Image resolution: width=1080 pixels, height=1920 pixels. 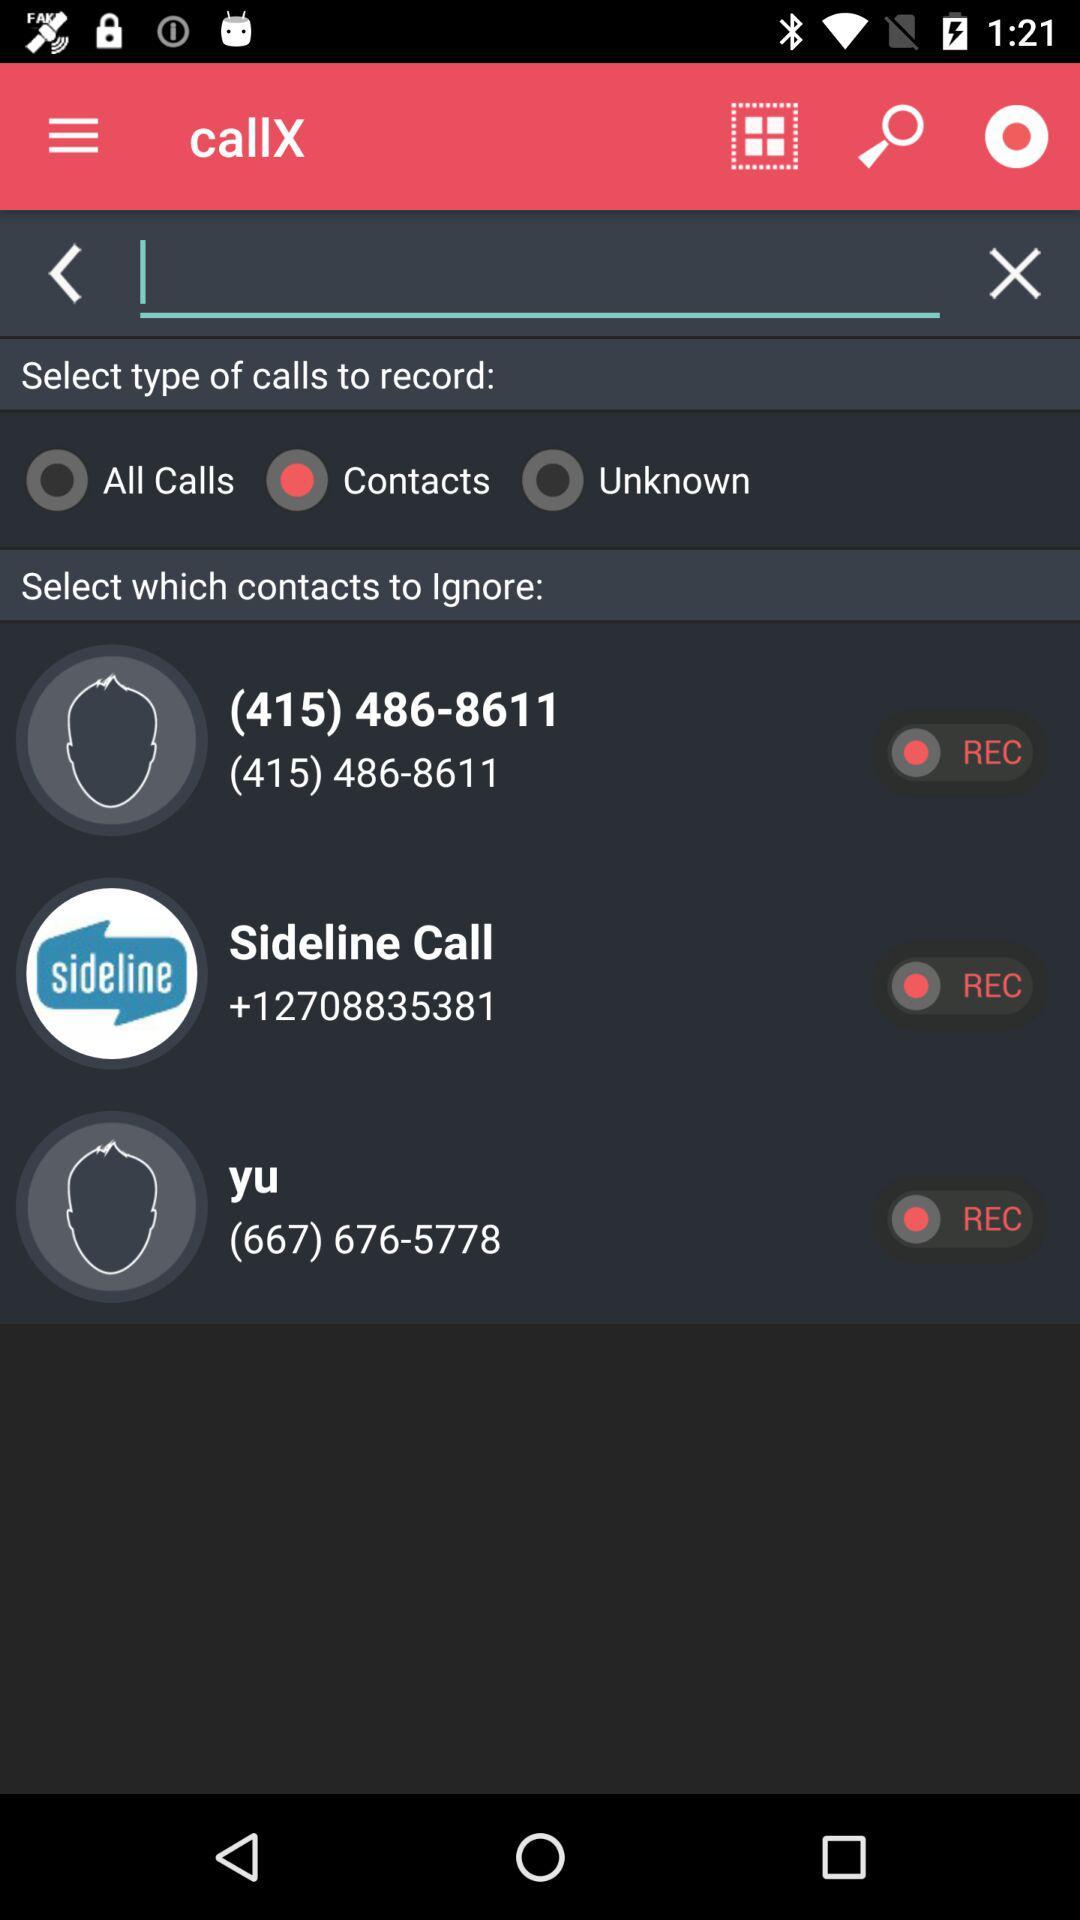 What do you see at coordinates (958, 751) in the screenshot?
I see `record call` at bounding box center [958, 751].